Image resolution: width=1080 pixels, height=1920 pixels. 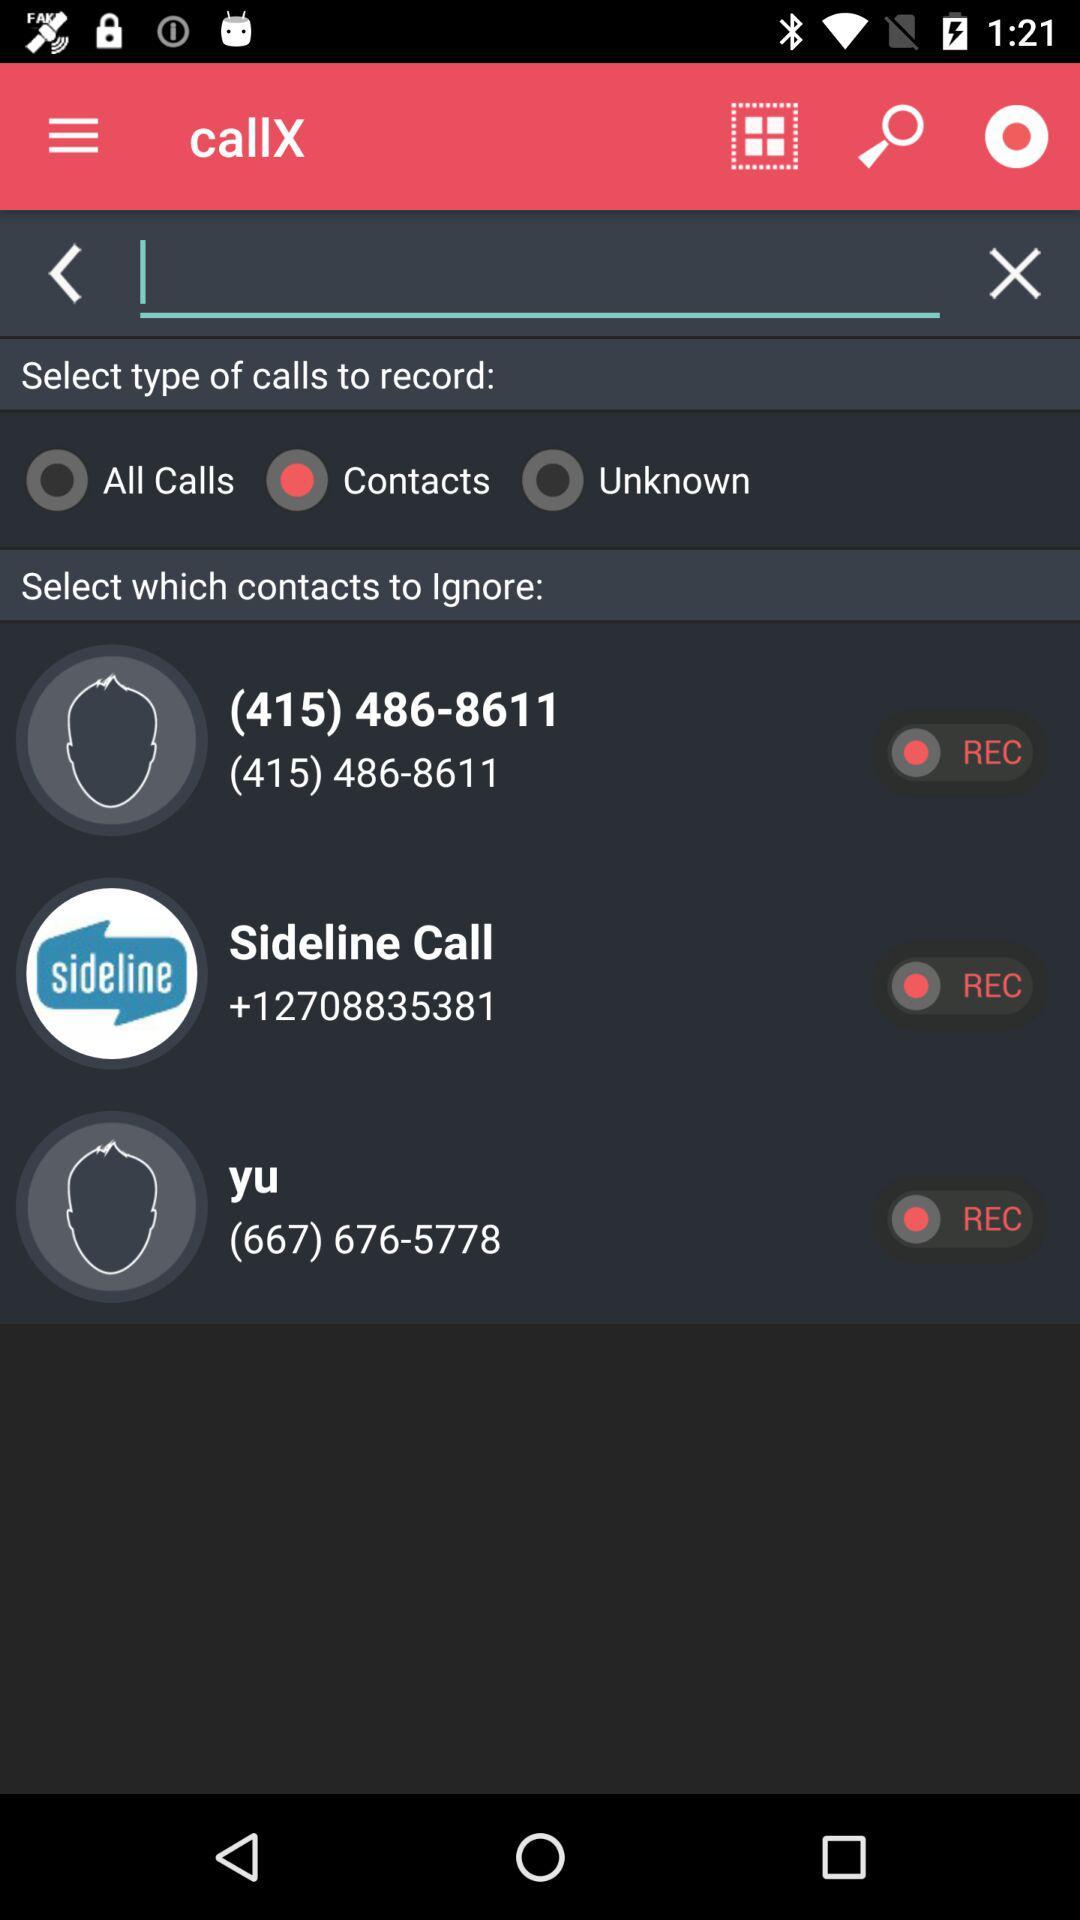 What do you see at coordinates (958, 751) in the screenshot?
I see `record call` at bounding box center [958, 751].